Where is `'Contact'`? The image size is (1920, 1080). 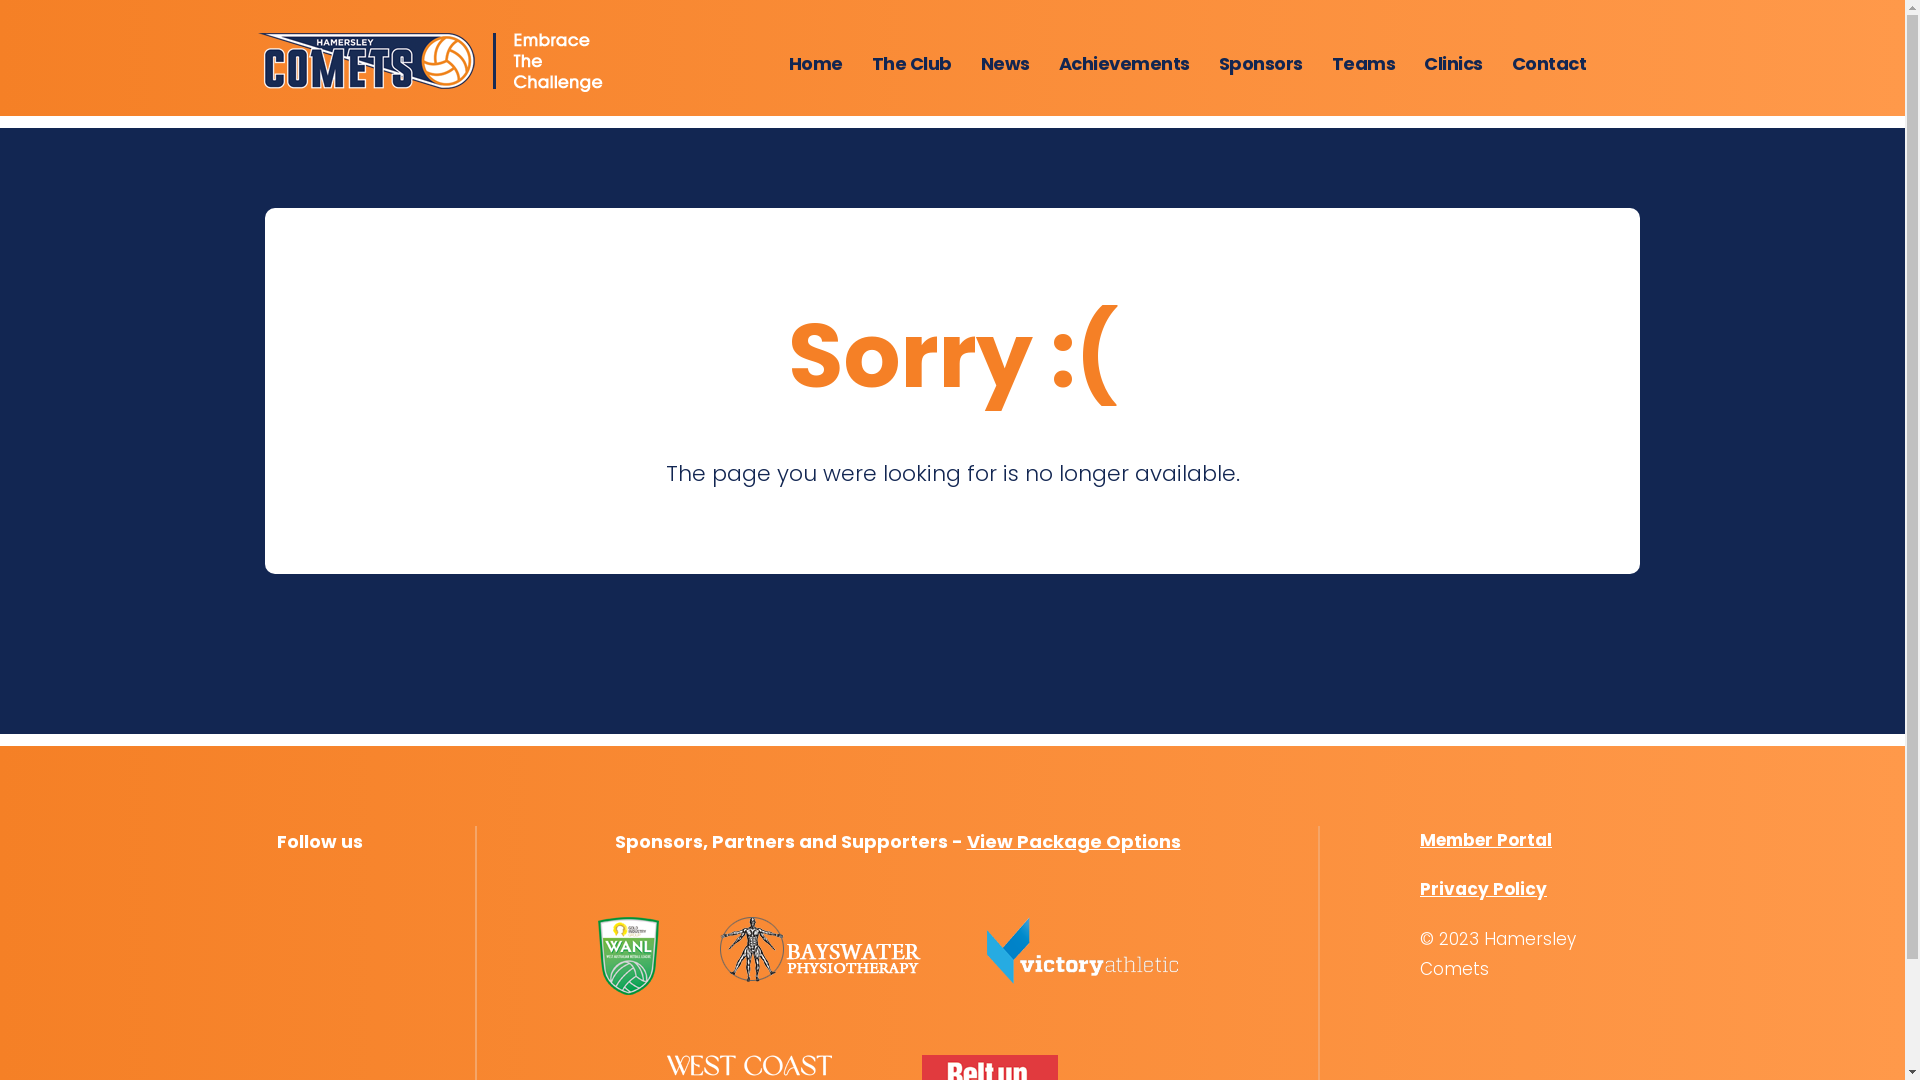
'Contact' is located at coordinates (1548, 62).